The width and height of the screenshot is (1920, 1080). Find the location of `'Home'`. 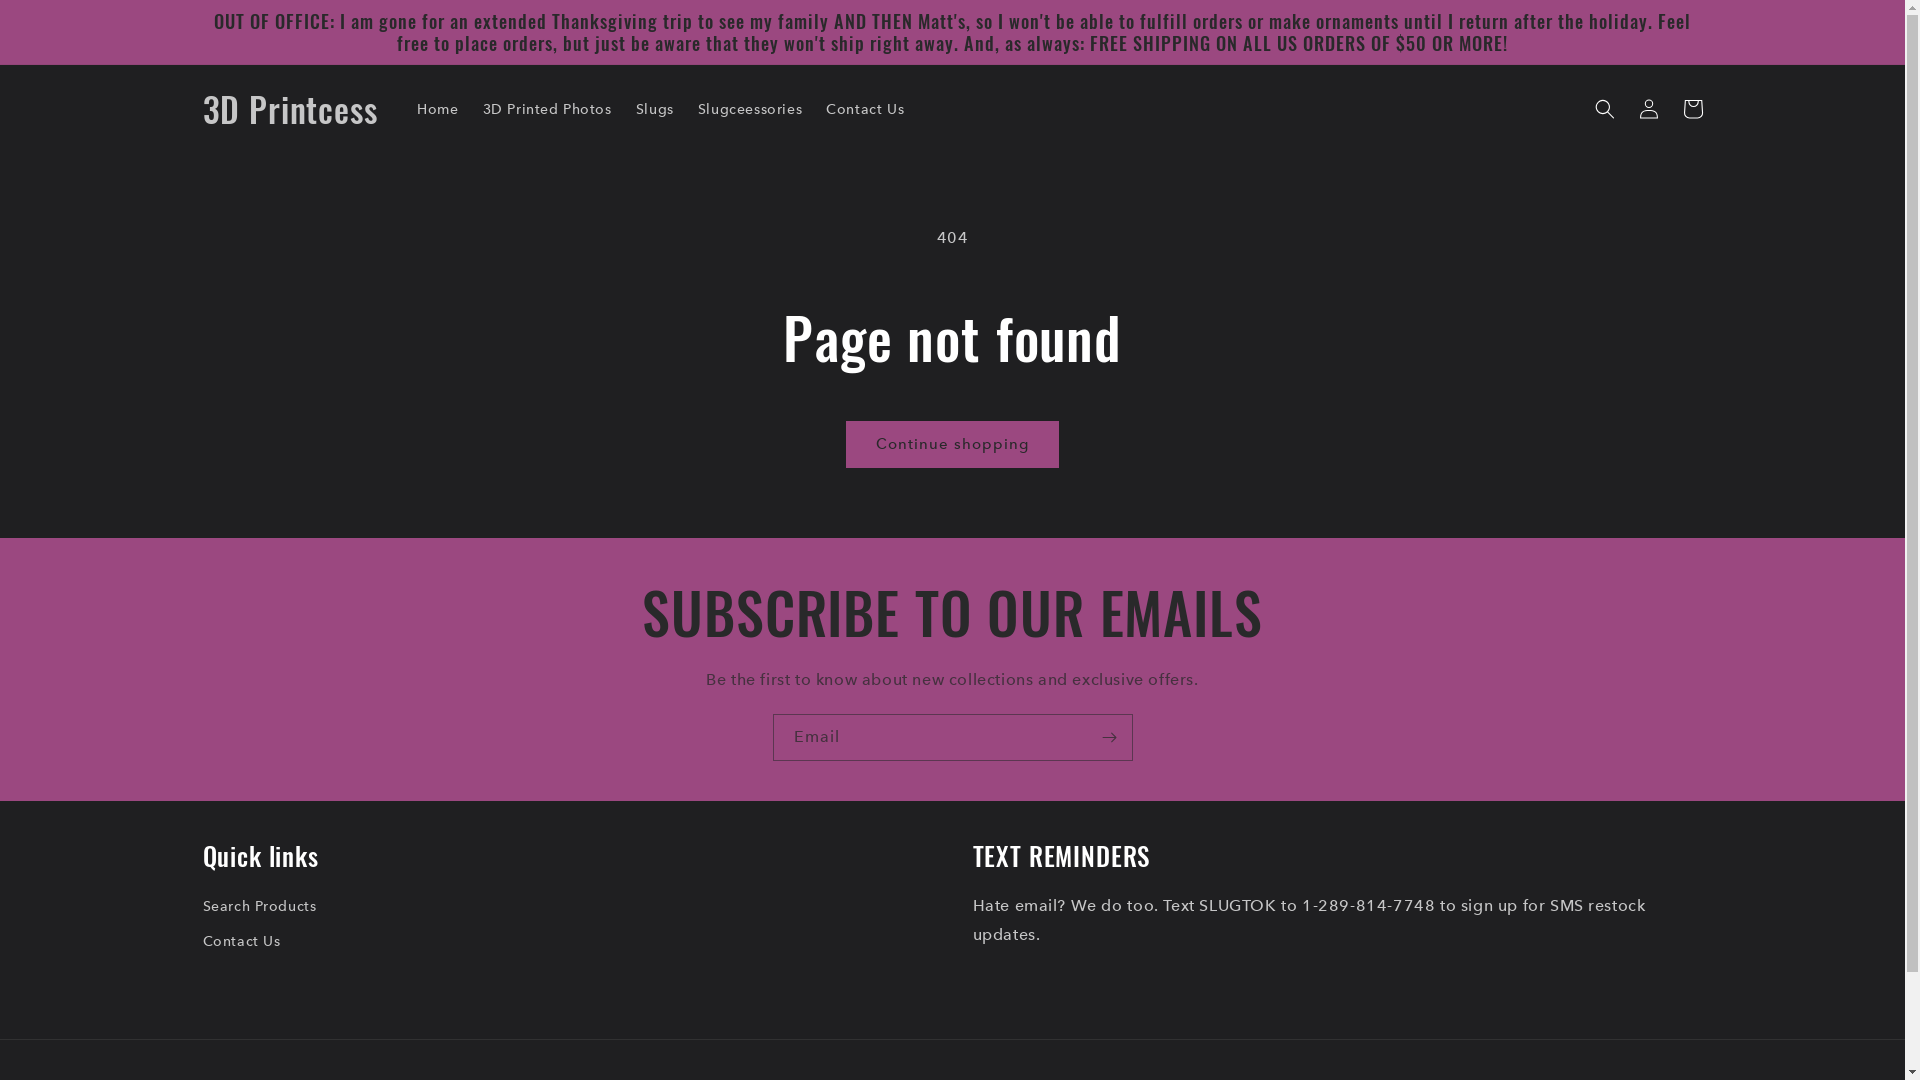

'Home' is located at coordinates (436, 108).